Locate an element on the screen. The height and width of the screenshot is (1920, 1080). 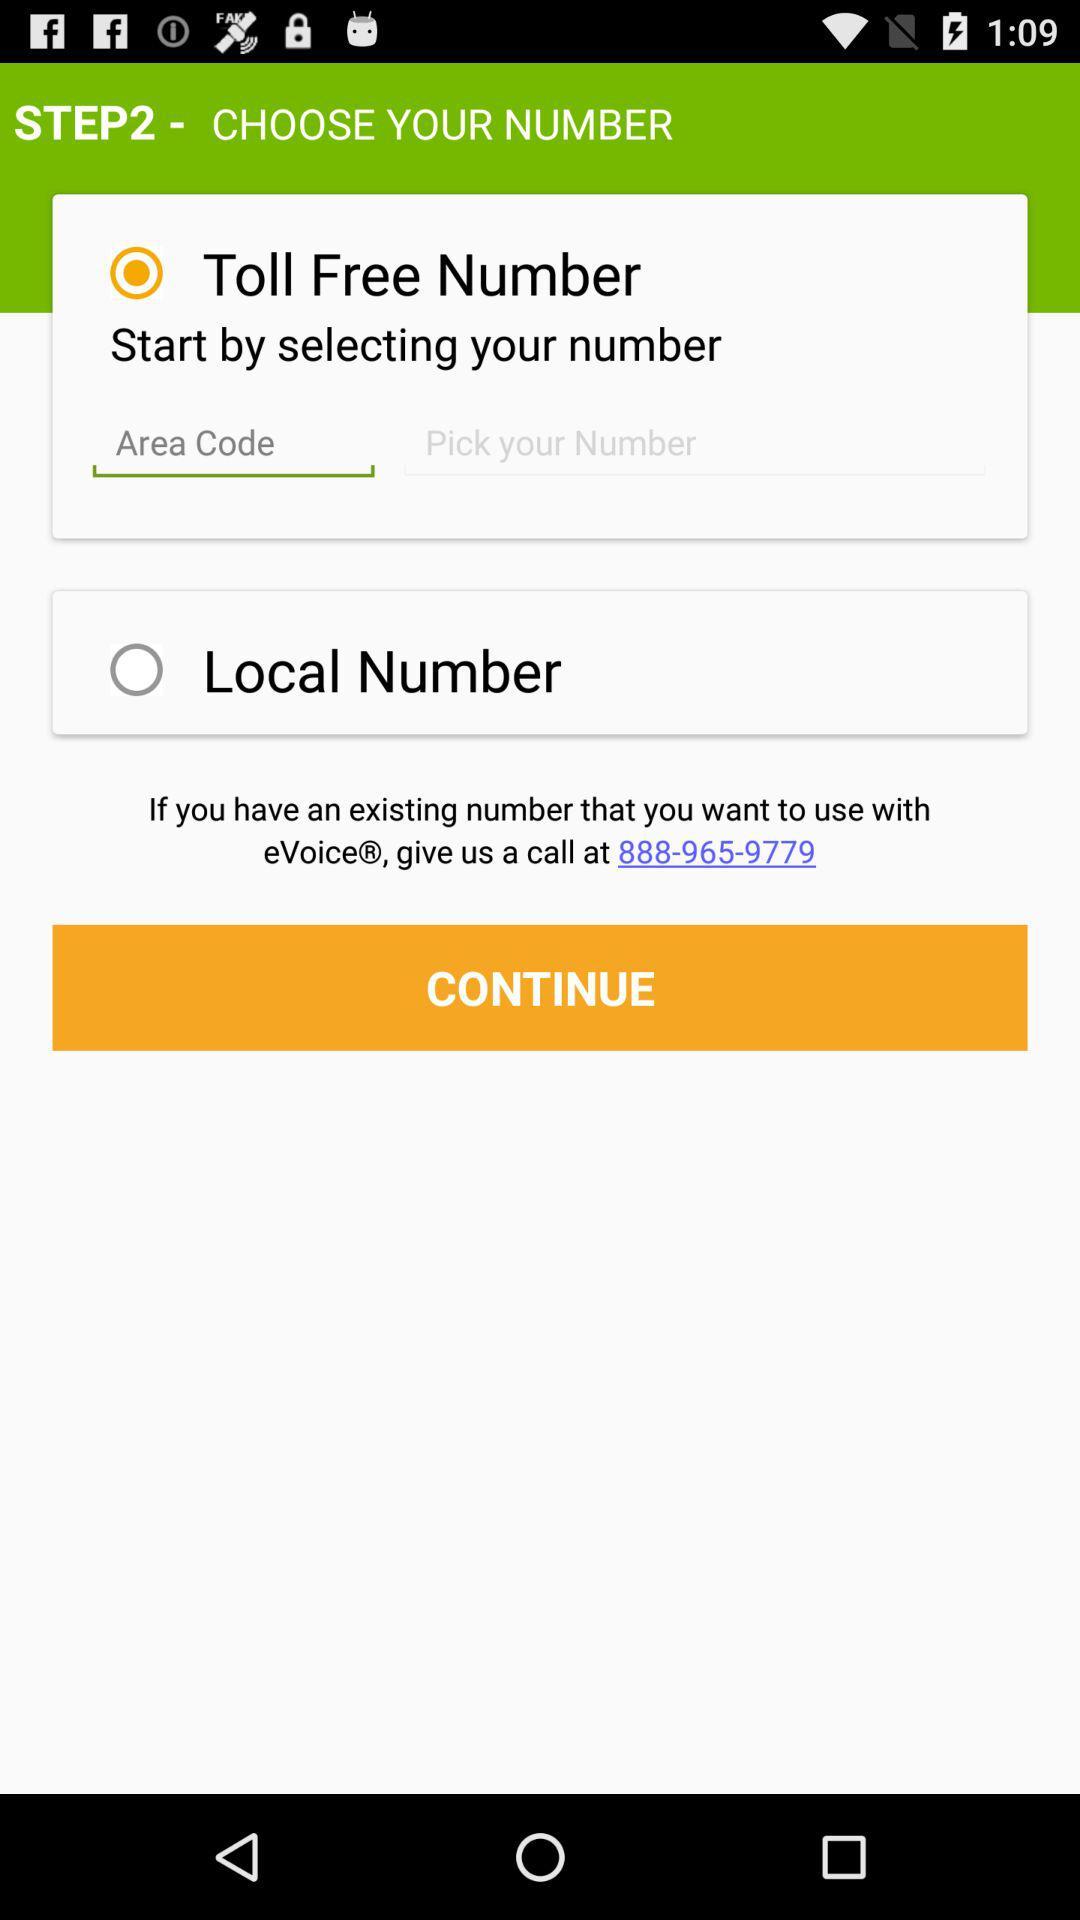
the item below the evoice give us is located at coordinates (540, 987).